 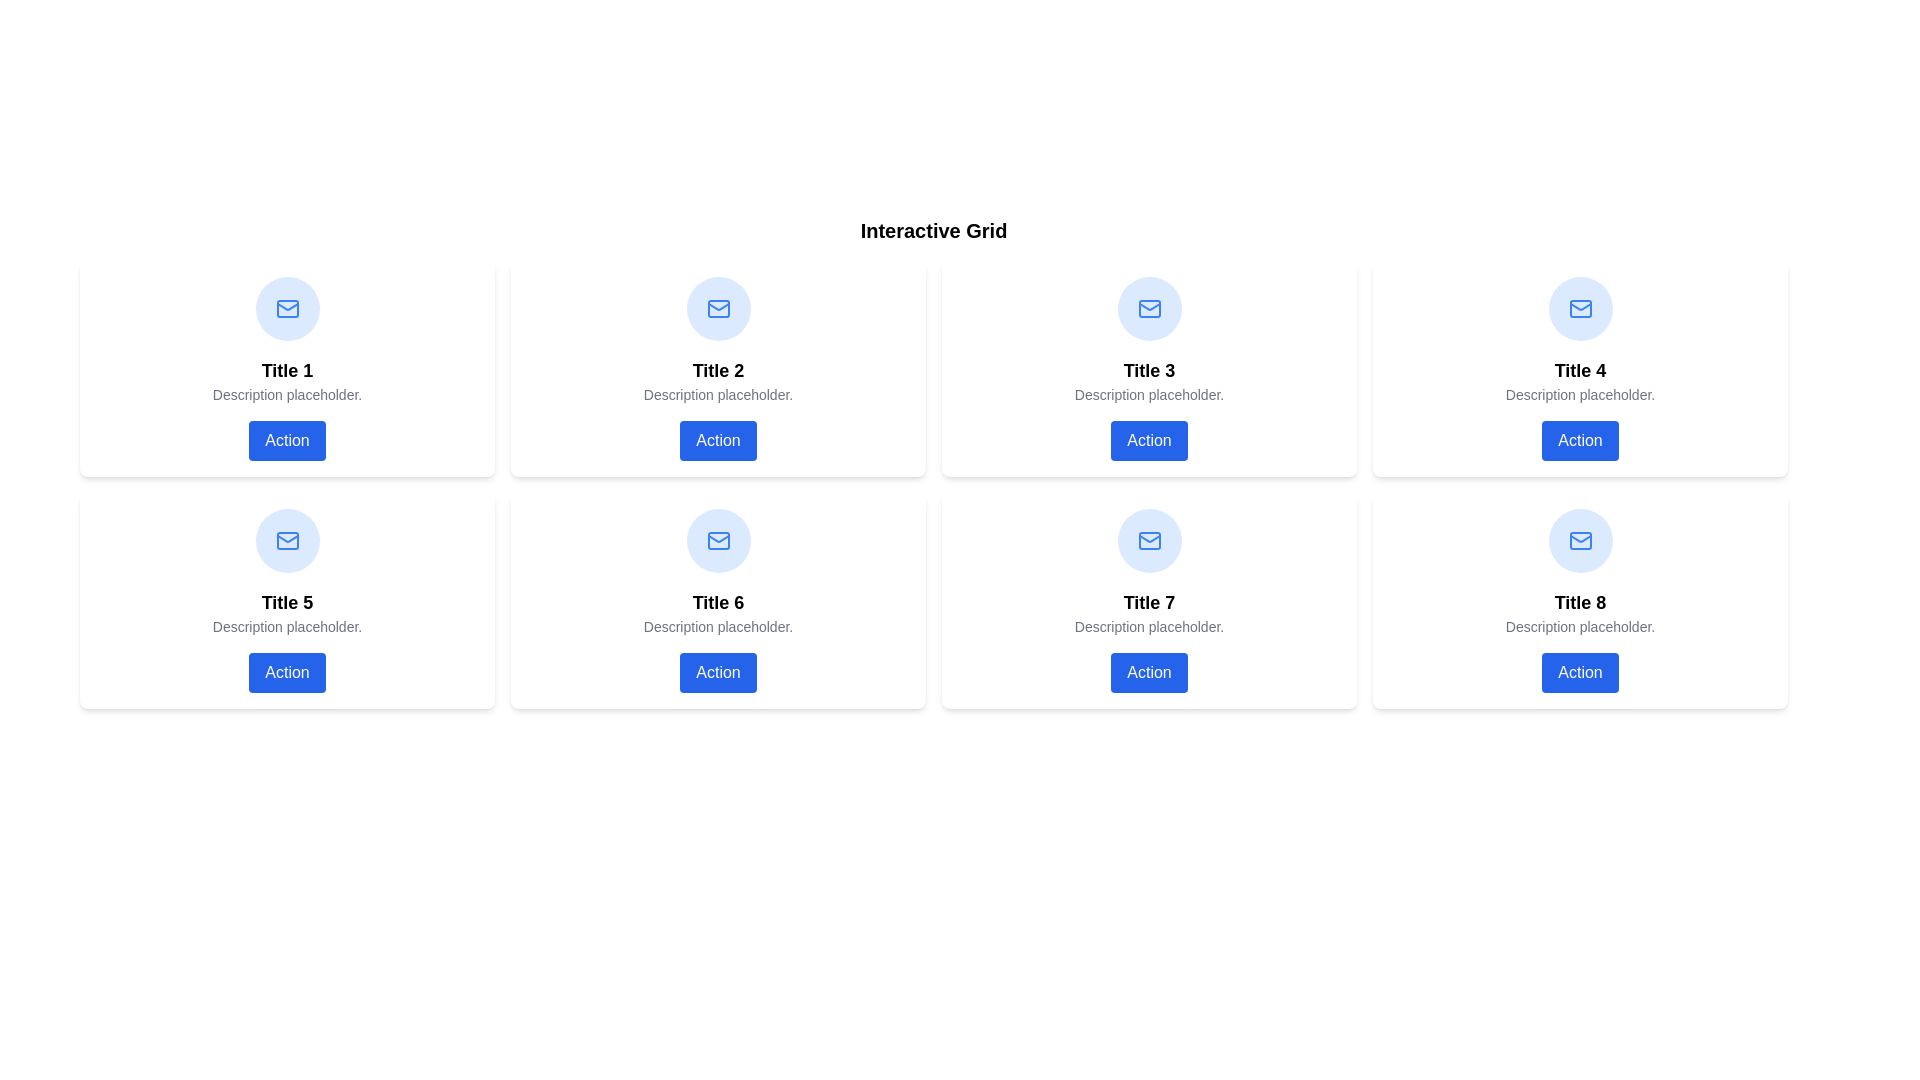 I want to click on the text label that reads 'Description placeholder.' located in the fifth card of the grid layout, positioned below 'Title 5' and above the 'Action' button, so click(x=286, y=626).